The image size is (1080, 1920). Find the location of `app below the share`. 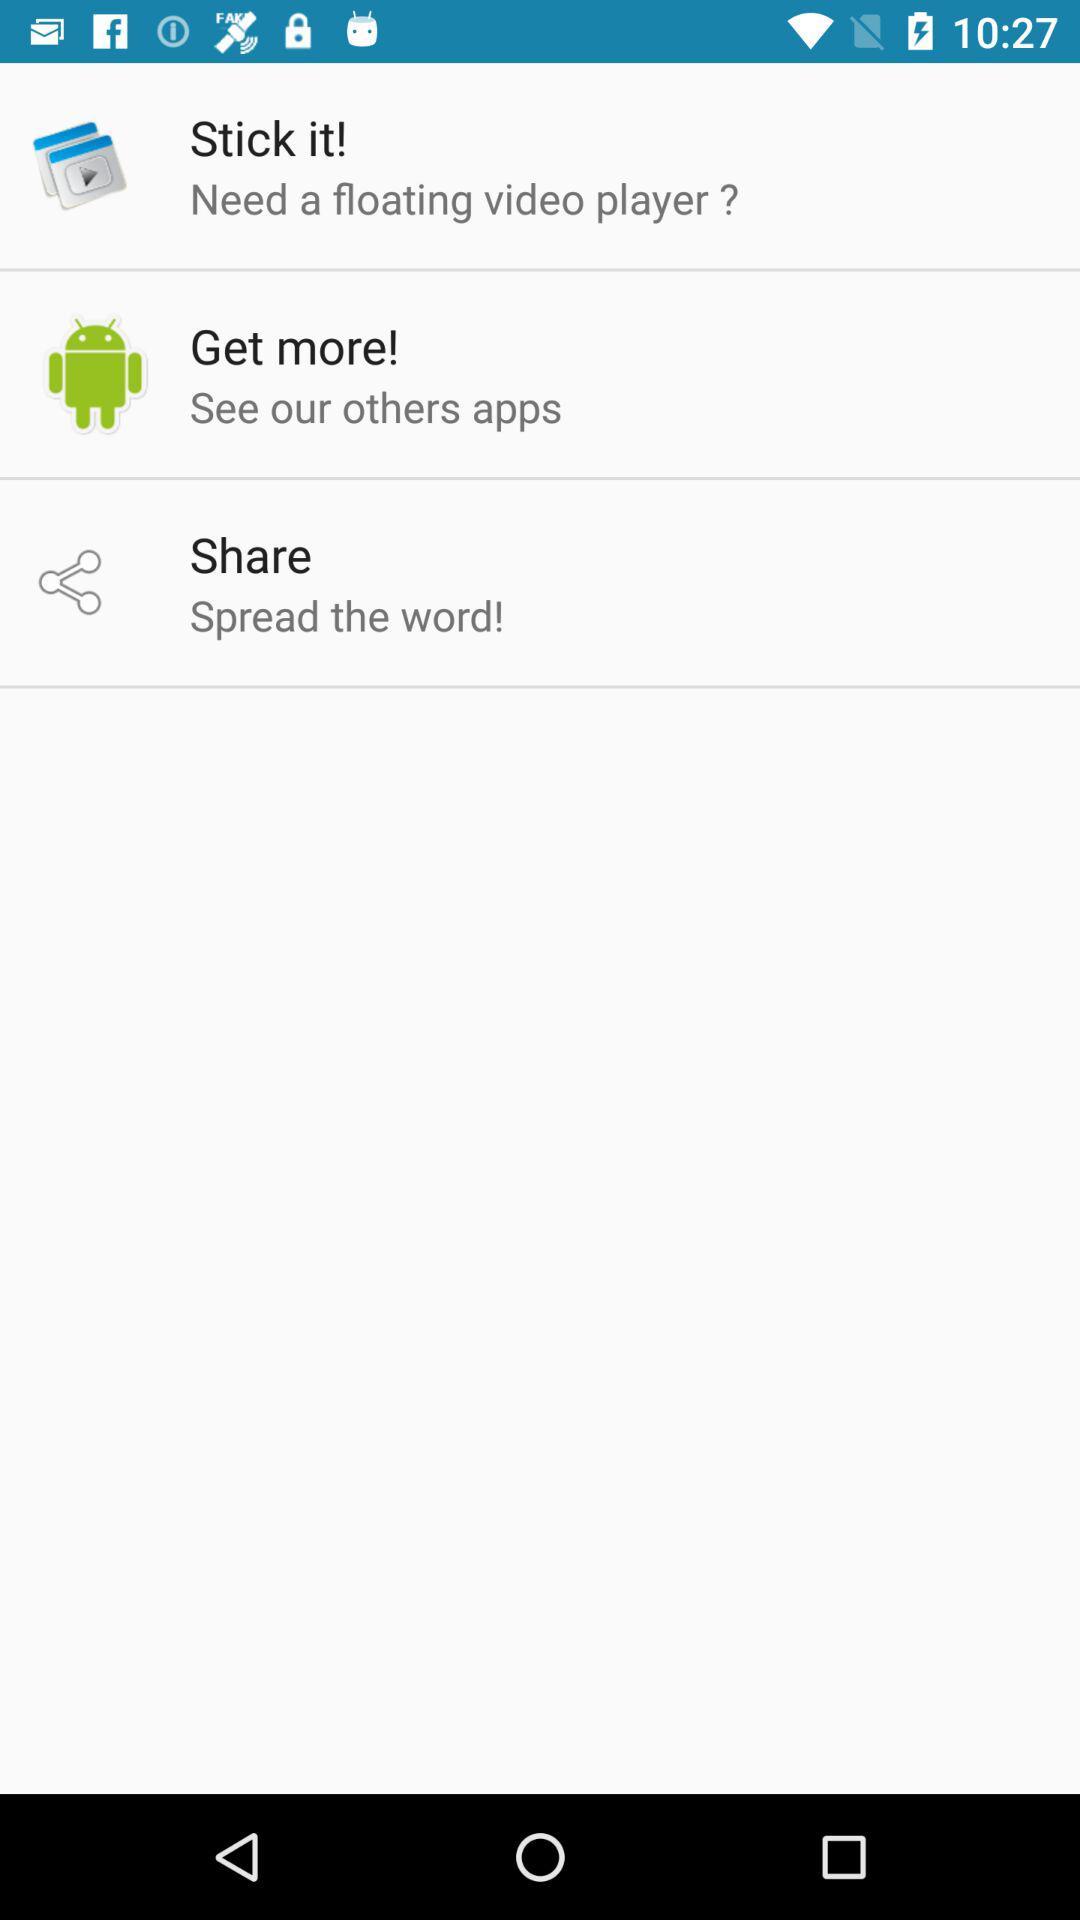

app below the share is located at coordinates (345, 613).